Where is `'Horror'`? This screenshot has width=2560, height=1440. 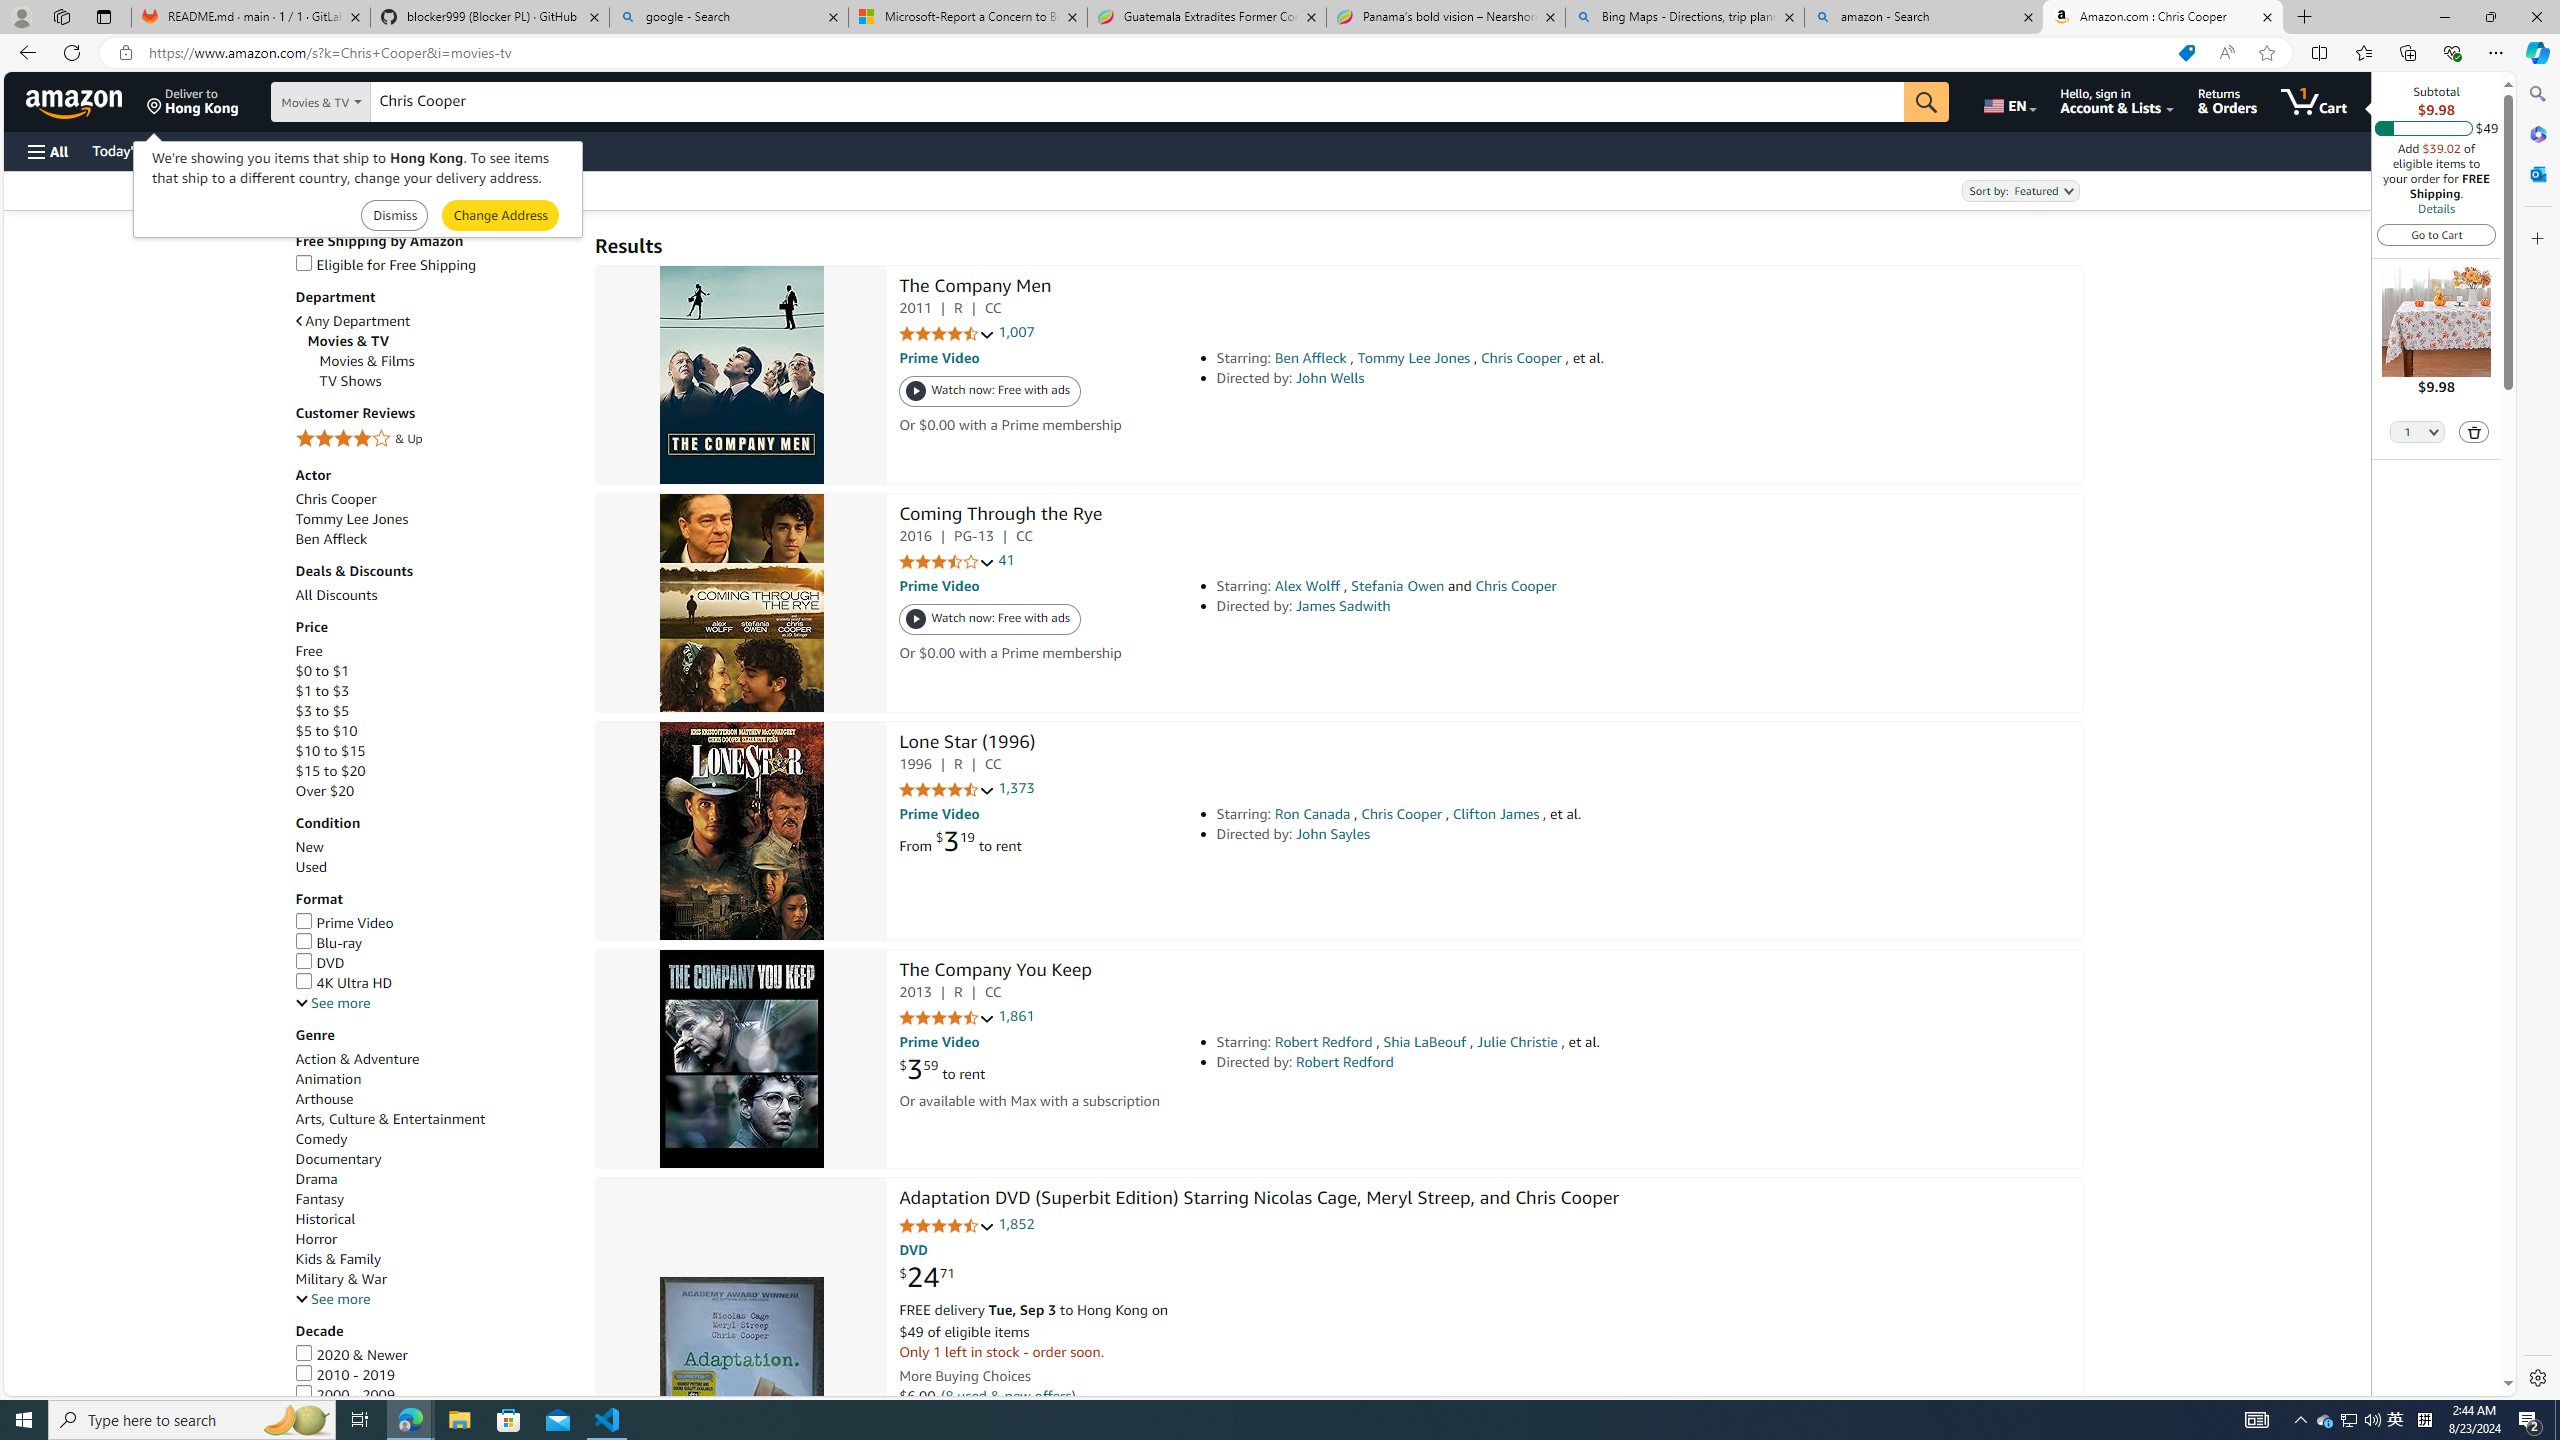 'Horror' is located at coordinates (315, 1238).